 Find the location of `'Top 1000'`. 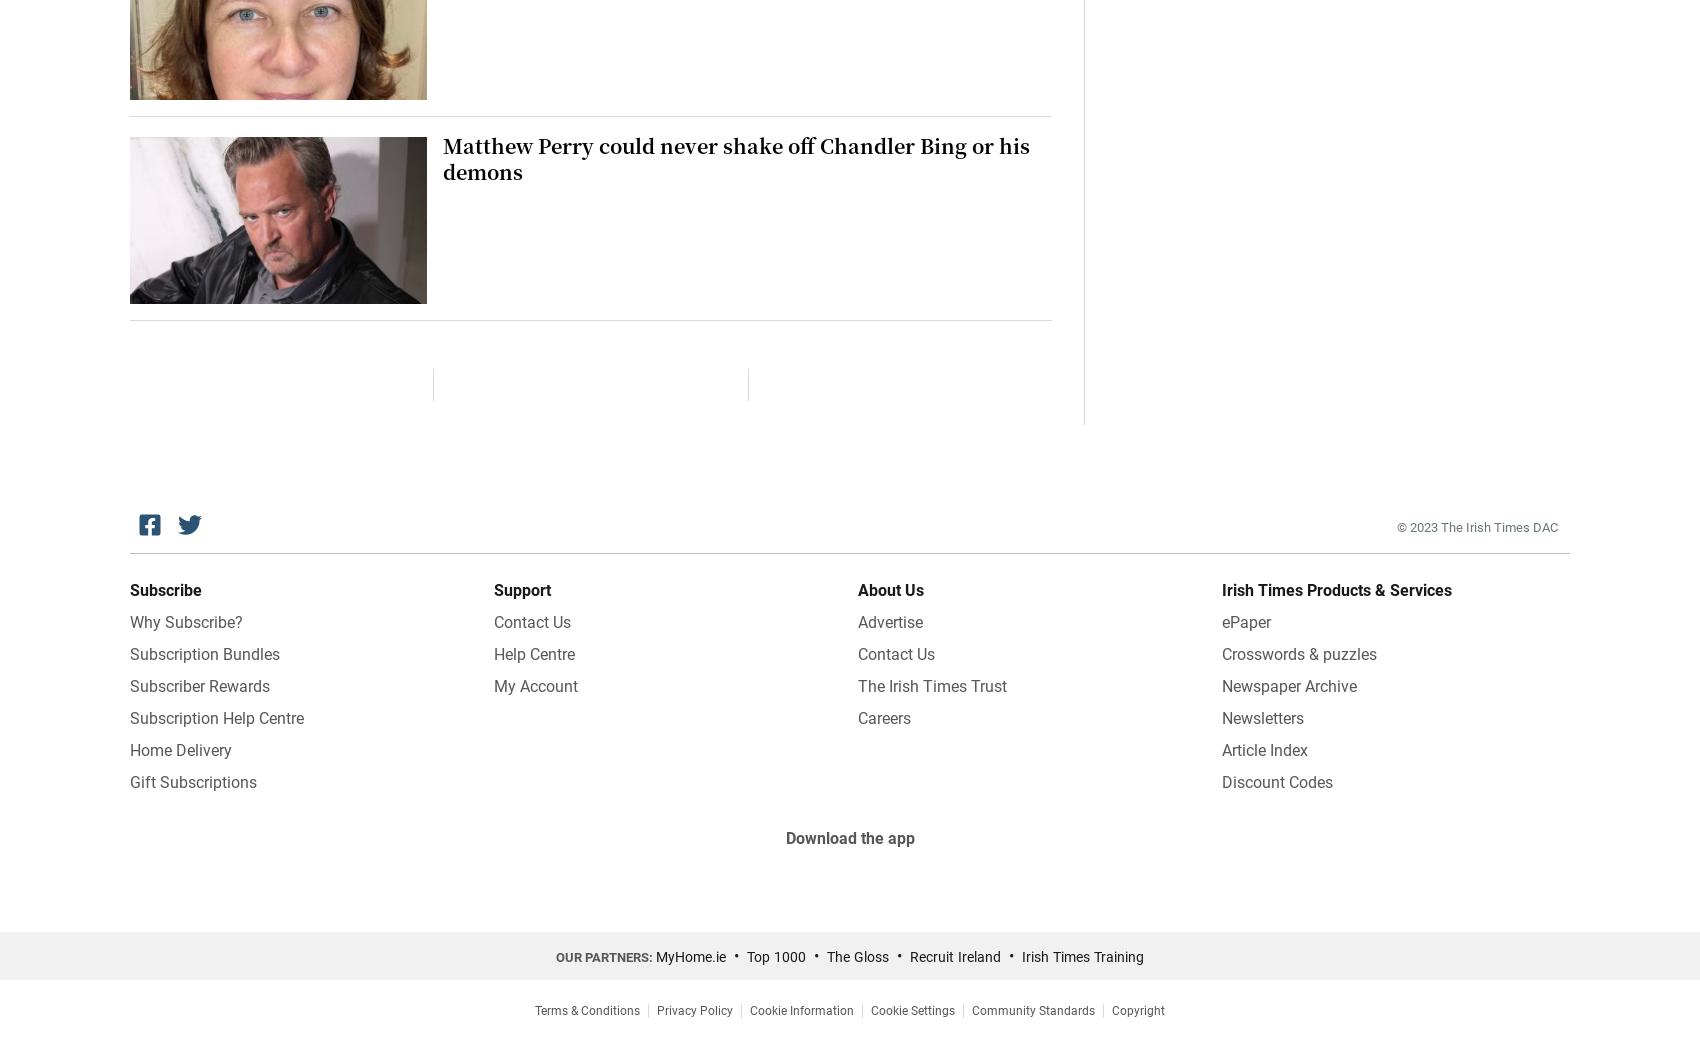

'Top 1000' is located at coordinates (775, 956).